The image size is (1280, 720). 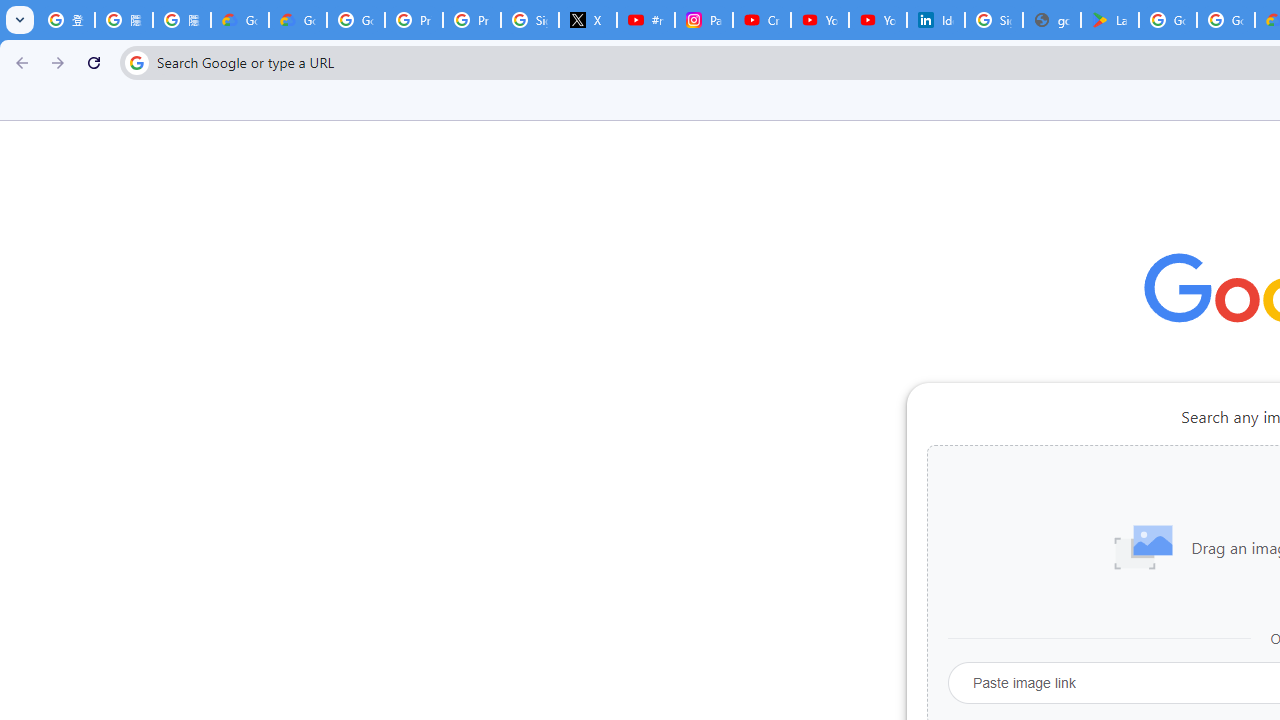 I want to click on 'Google Cloud Privacy Notice', so click(x=240, y=20).